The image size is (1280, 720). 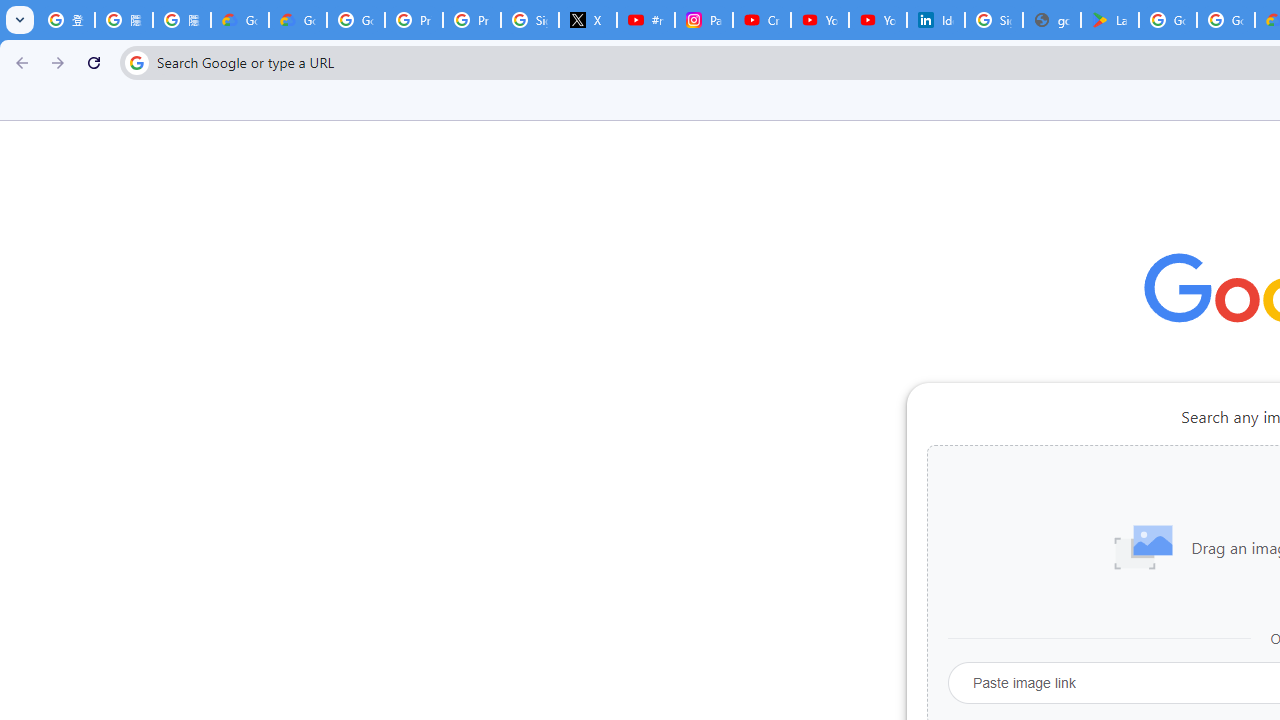 I want to click on 'Google Cloud Privacy Notice', so click(x=240, y=20).